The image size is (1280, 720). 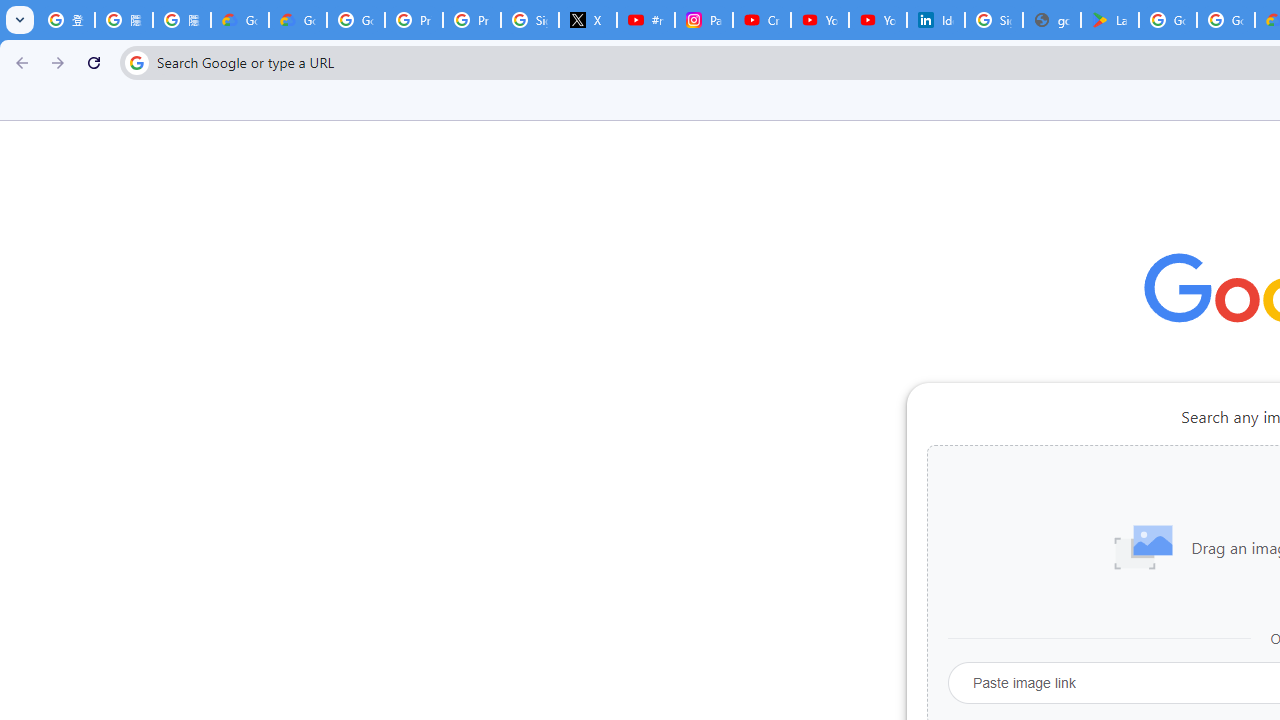 I want to click on 'Google Cloud Privacy Notice', so click(x=240, y=20).